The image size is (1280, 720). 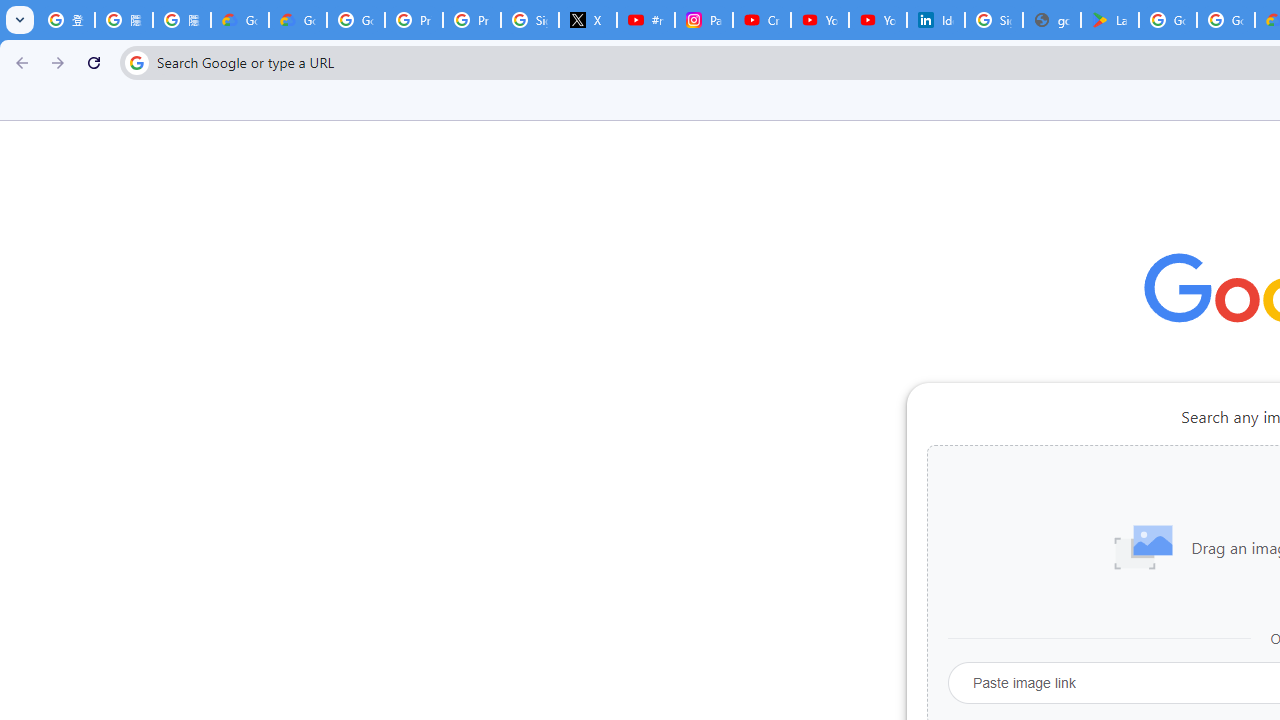 I want to click on 'Google Cloud Privacy Notice', so click(x=240, y=20).